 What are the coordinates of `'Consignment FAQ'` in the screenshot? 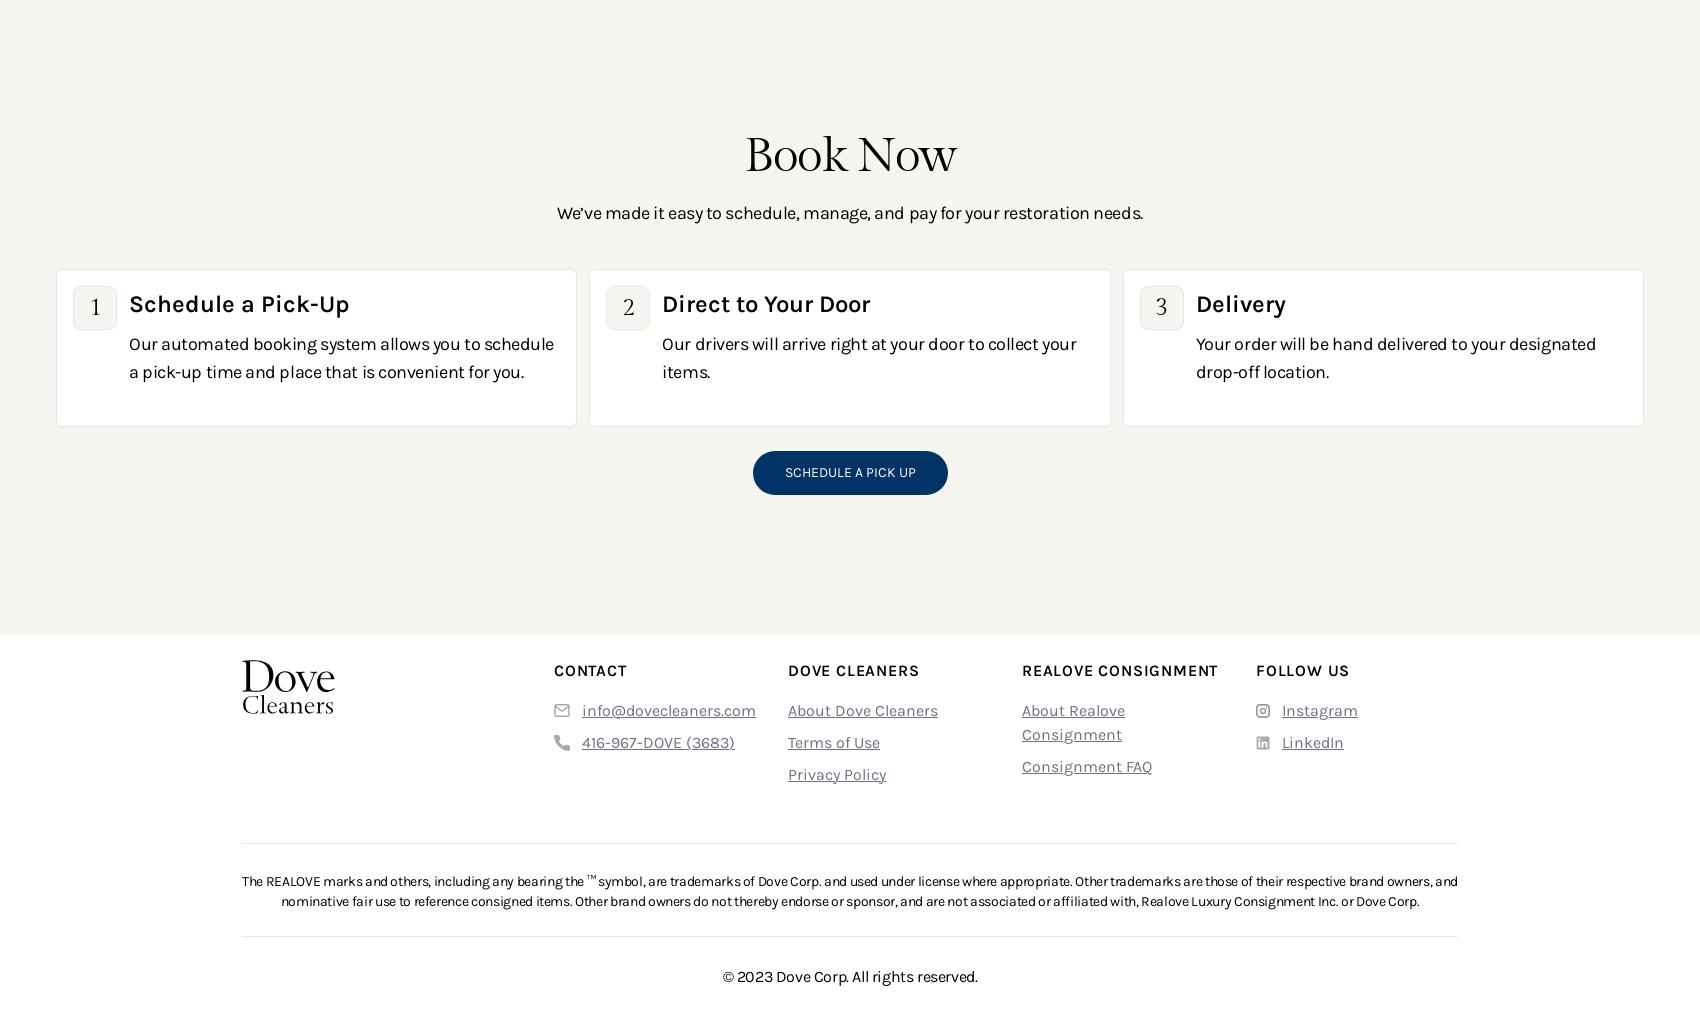 It's located at (1086, 765).